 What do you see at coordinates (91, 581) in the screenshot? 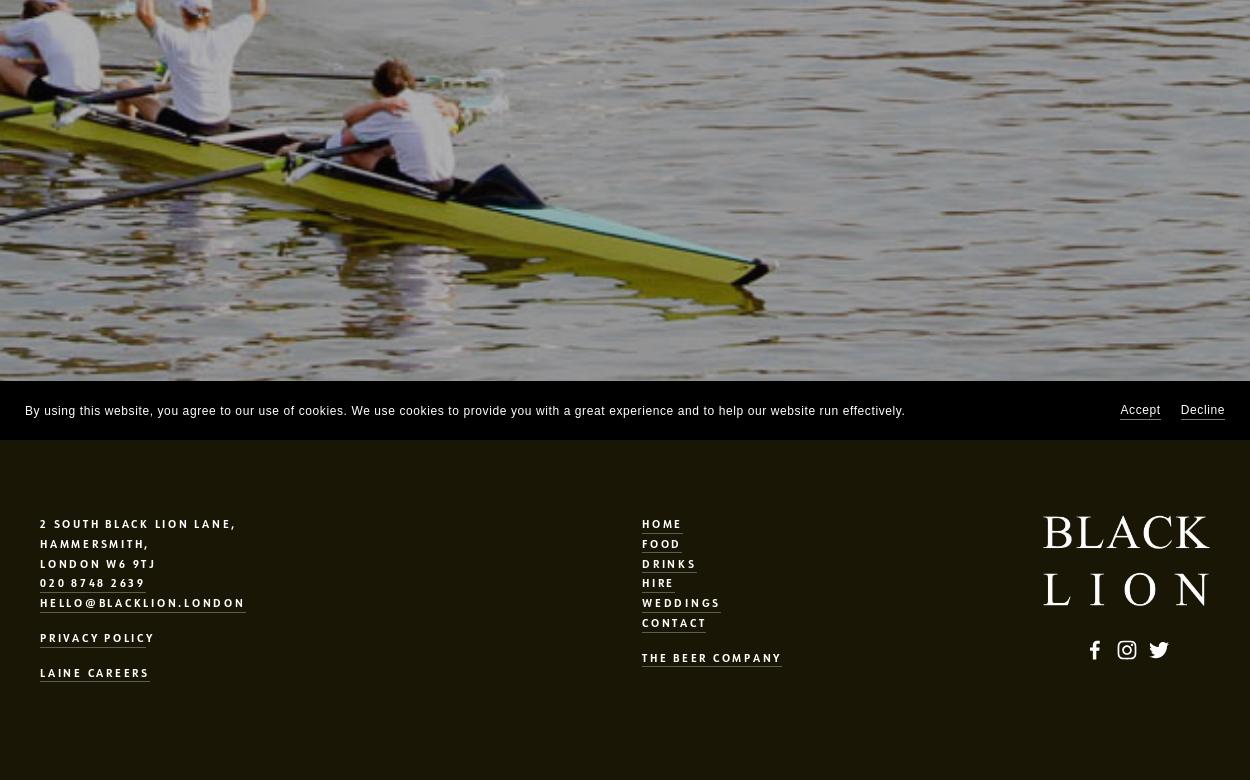
I see `'020 8748 2639'` at bounding box center [91, 581].